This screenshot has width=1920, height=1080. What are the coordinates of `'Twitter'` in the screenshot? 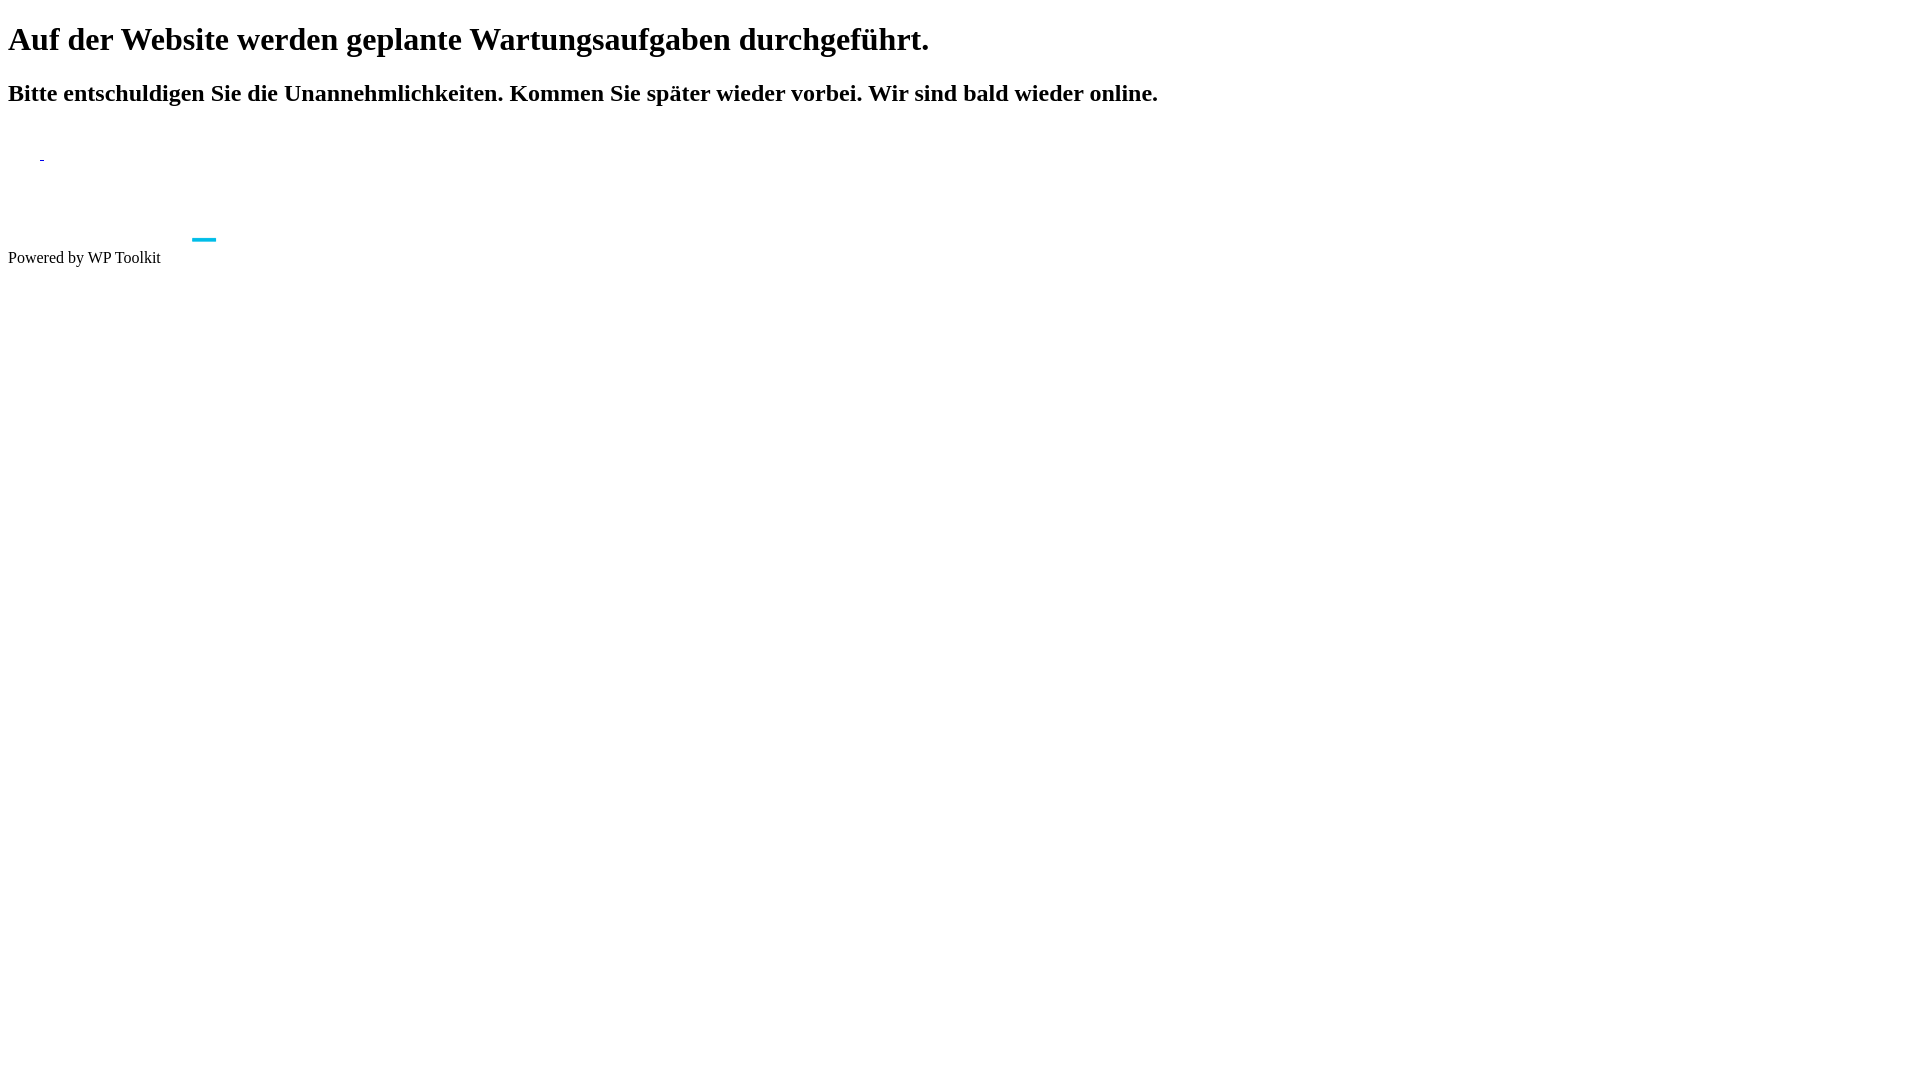 It's located at (43, 152).